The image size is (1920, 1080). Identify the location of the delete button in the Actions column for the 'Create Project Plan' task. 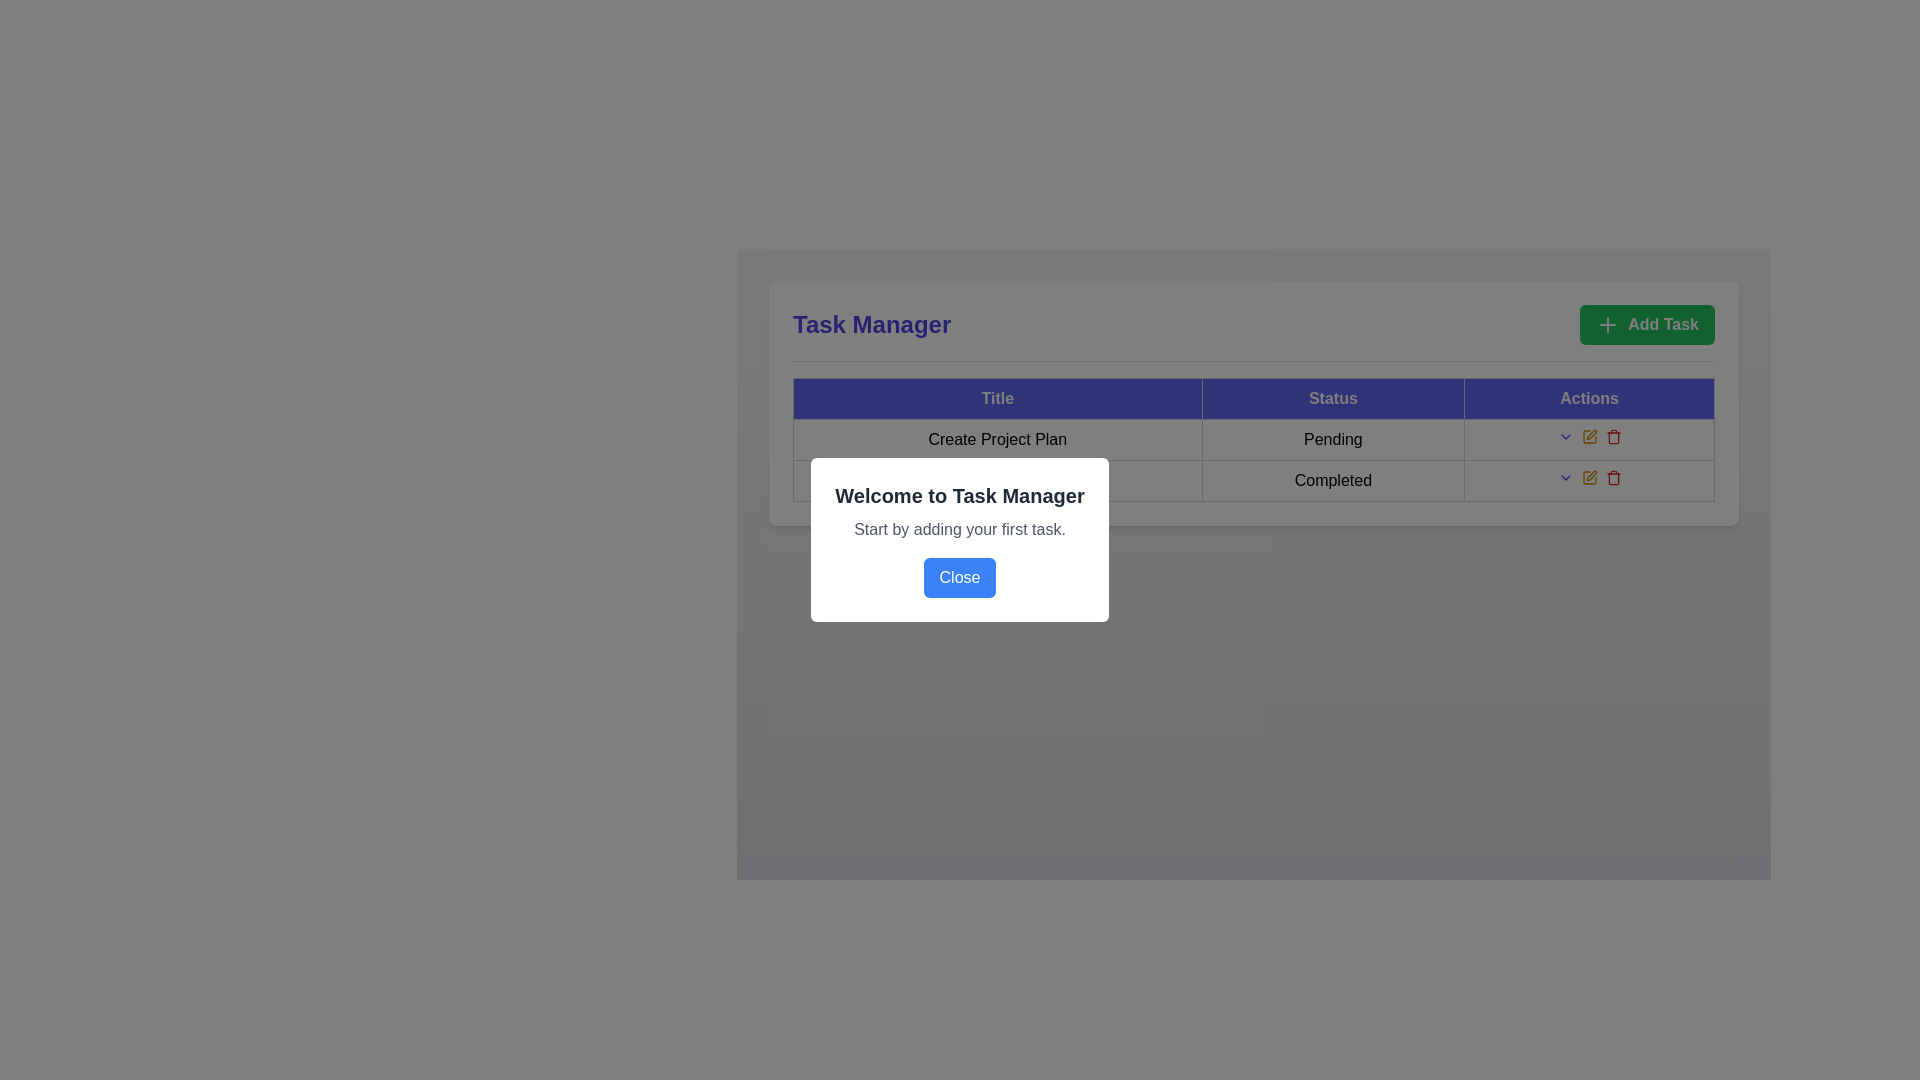
(1613, 435).